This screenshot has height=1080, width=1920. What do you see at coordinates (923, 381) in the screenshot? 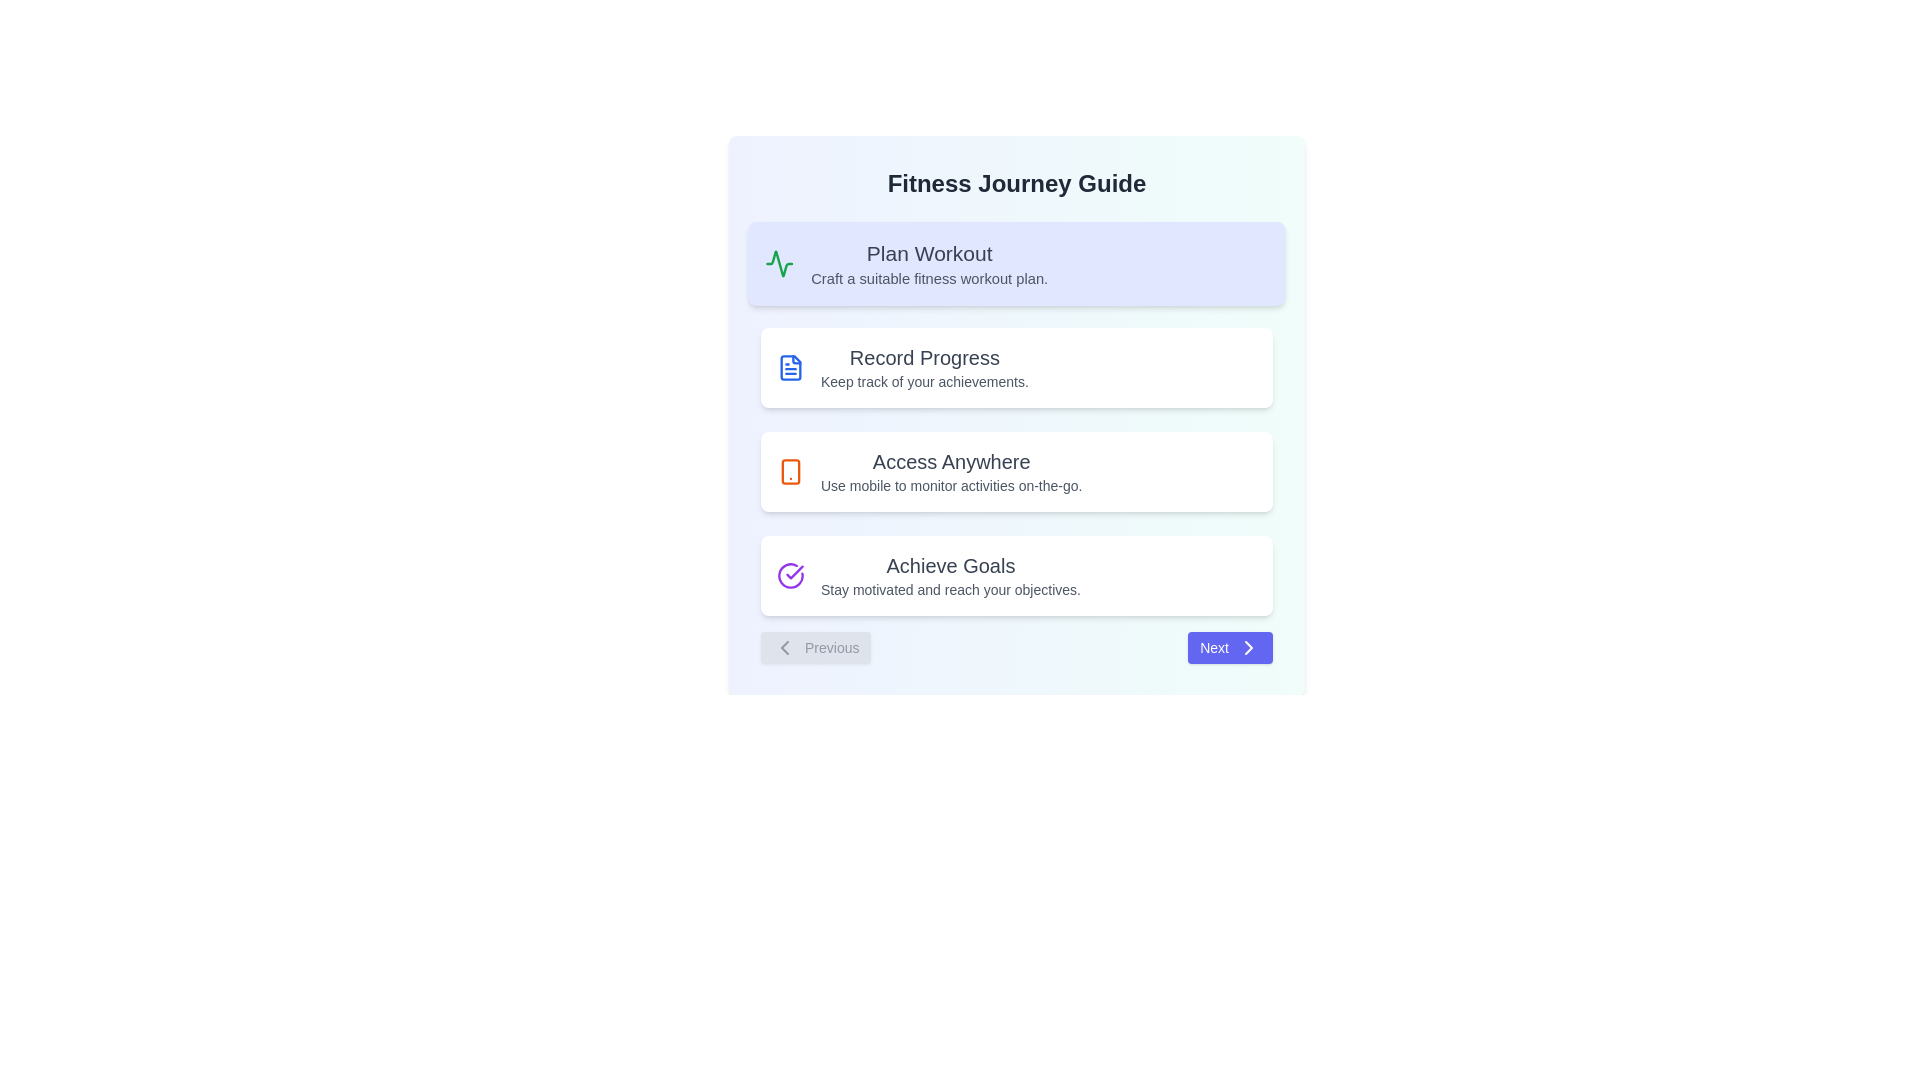
I see `the text label that provides supportive context for the 'Record Progress' action, located below the 'Record Progress' heading in the second action card` at bounding box center [923, 381].